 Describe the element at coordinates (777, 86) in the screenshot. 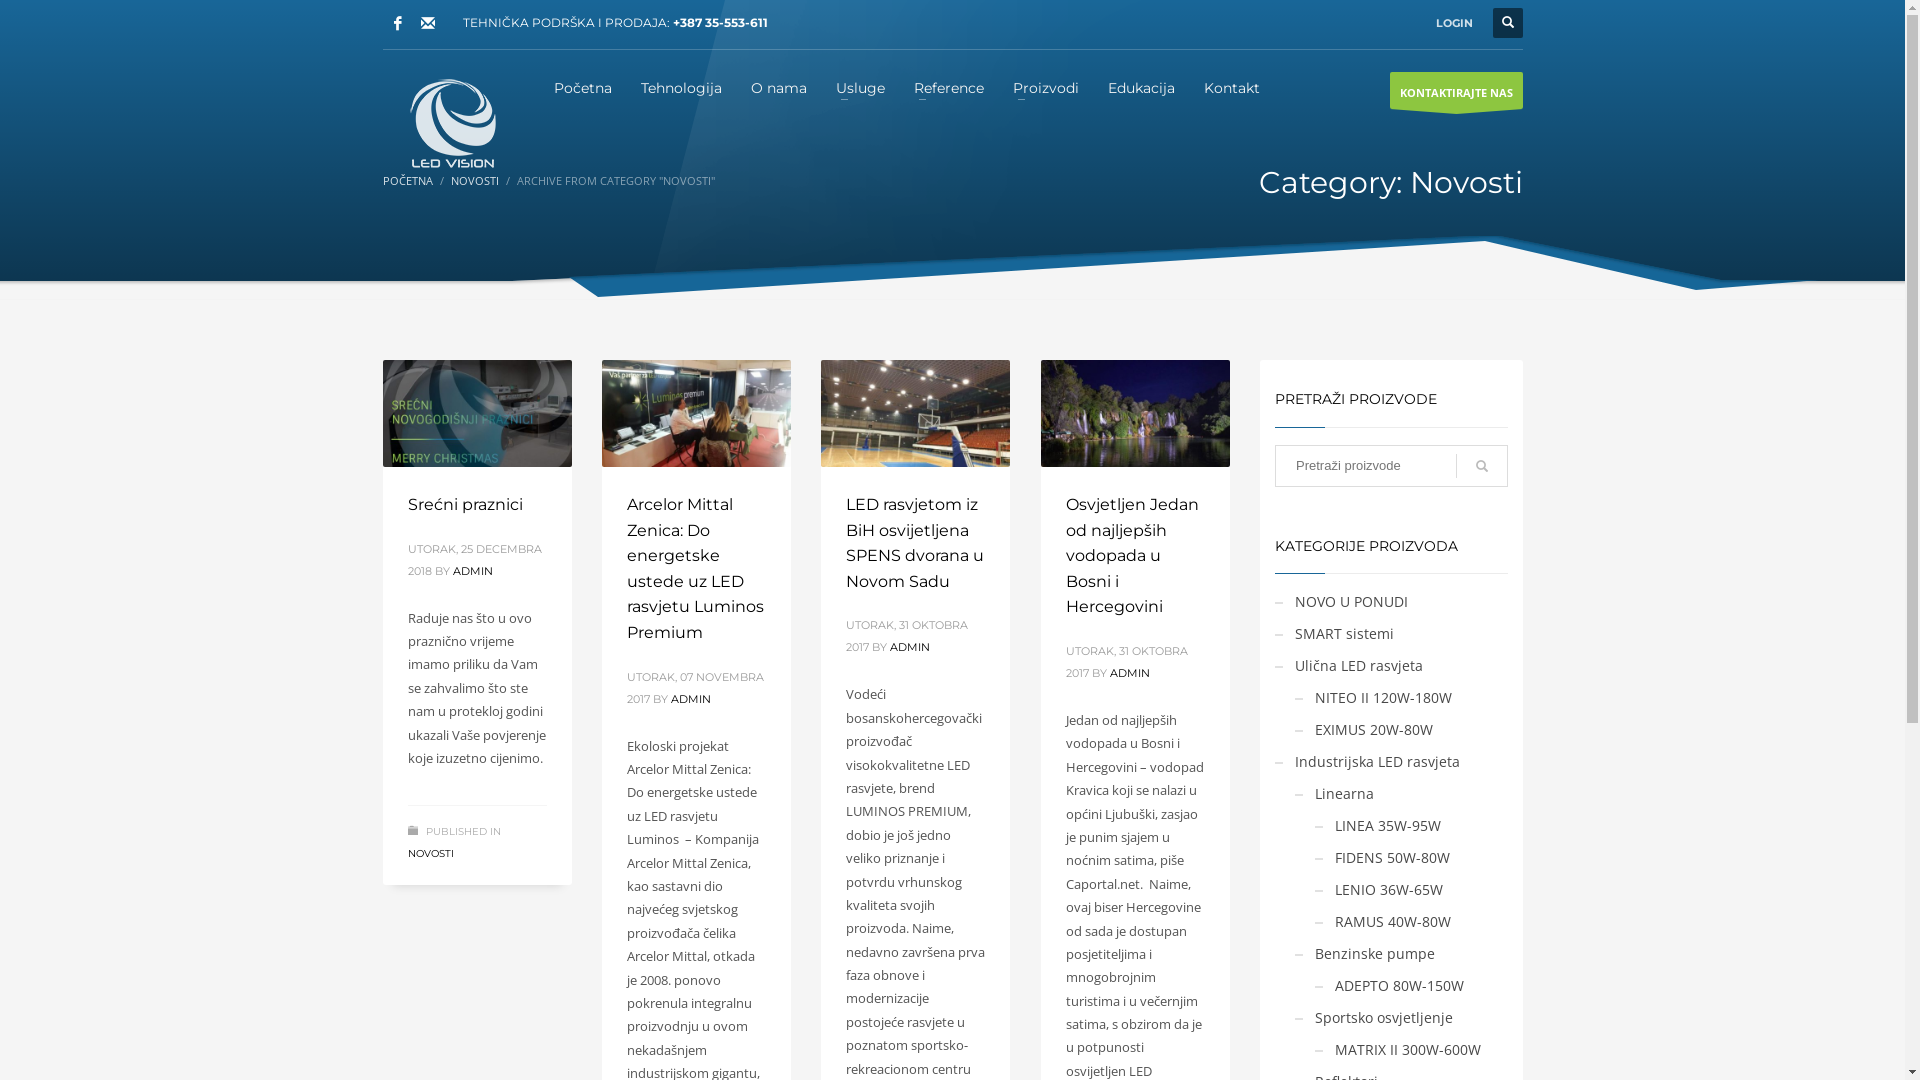

I see `'O nama'` at that location.